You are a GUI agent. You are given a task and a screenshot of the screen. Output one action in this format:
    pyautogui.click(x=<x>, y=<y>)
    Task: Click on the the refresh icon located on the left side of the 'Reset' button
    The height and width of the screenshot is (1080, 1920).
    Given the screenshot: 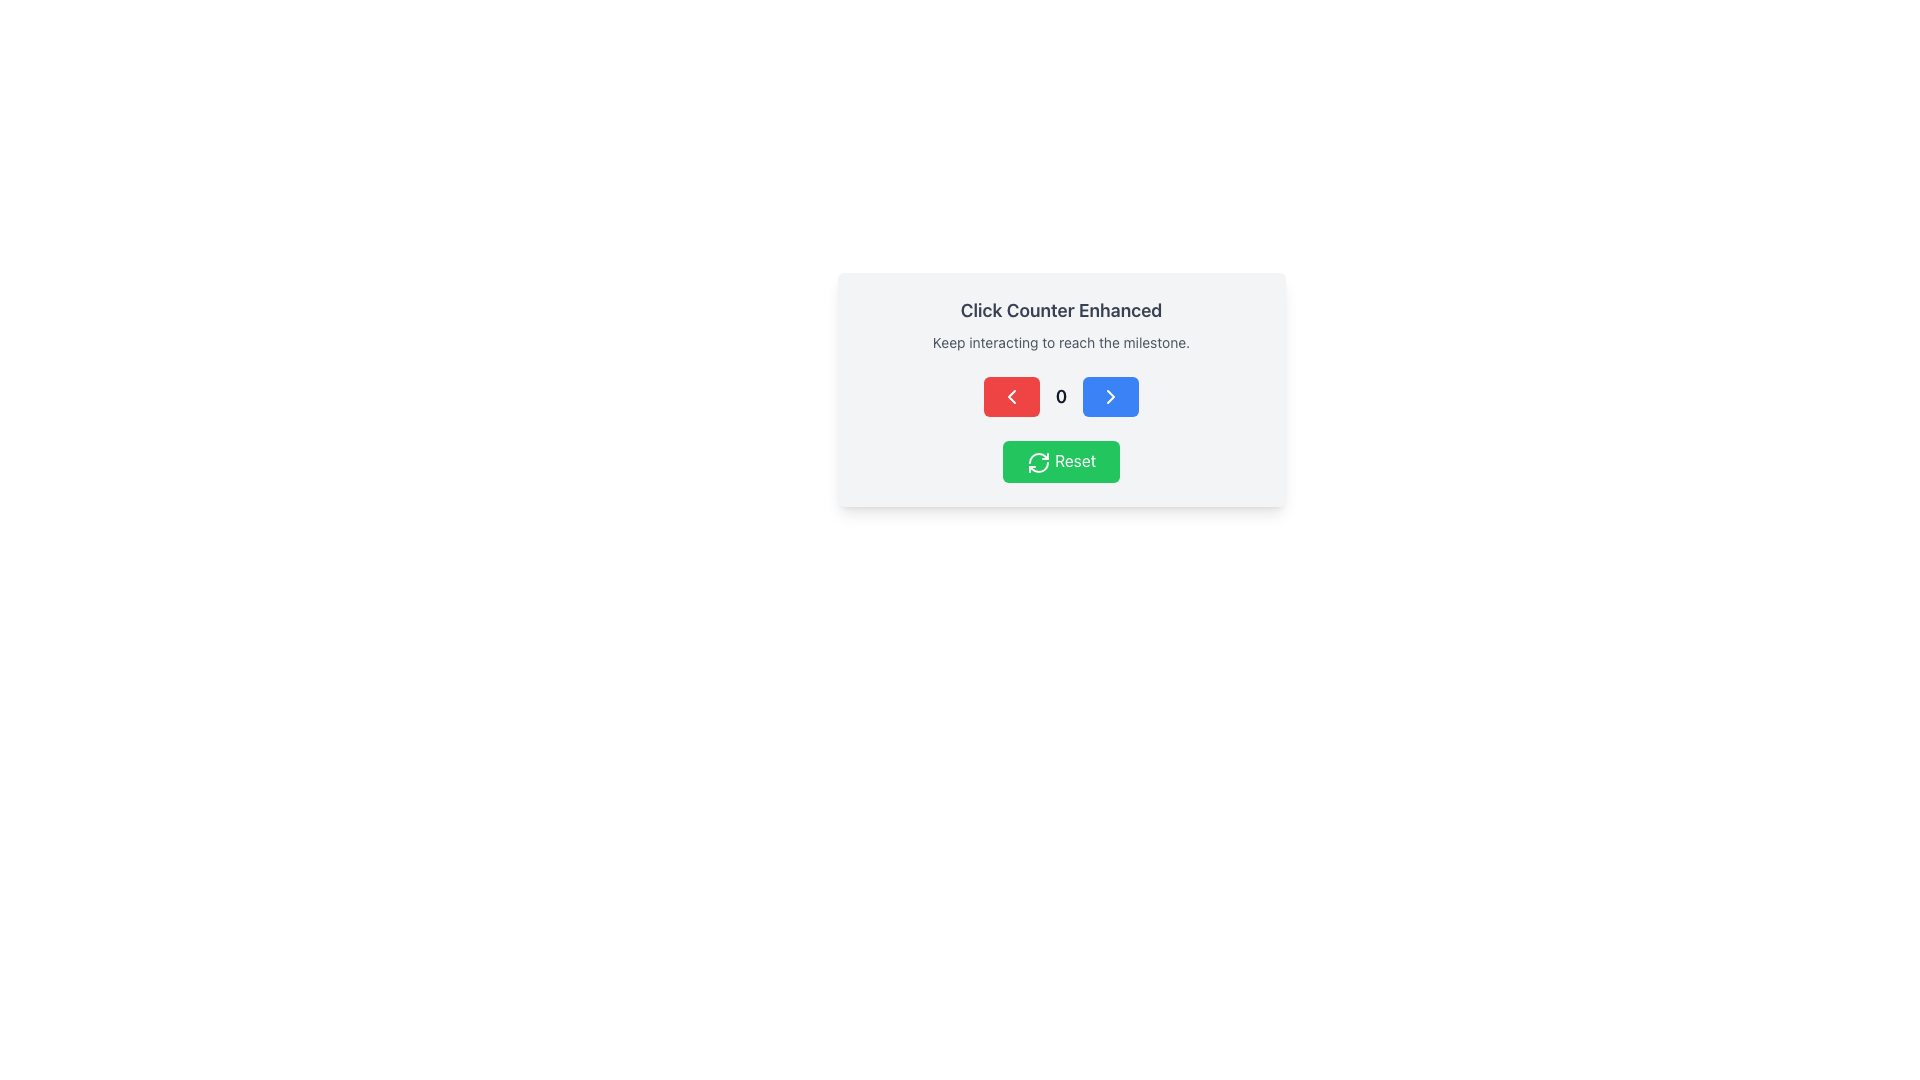 What is the action you would take?
    pyautogui.click(x=1038, y=462)
    